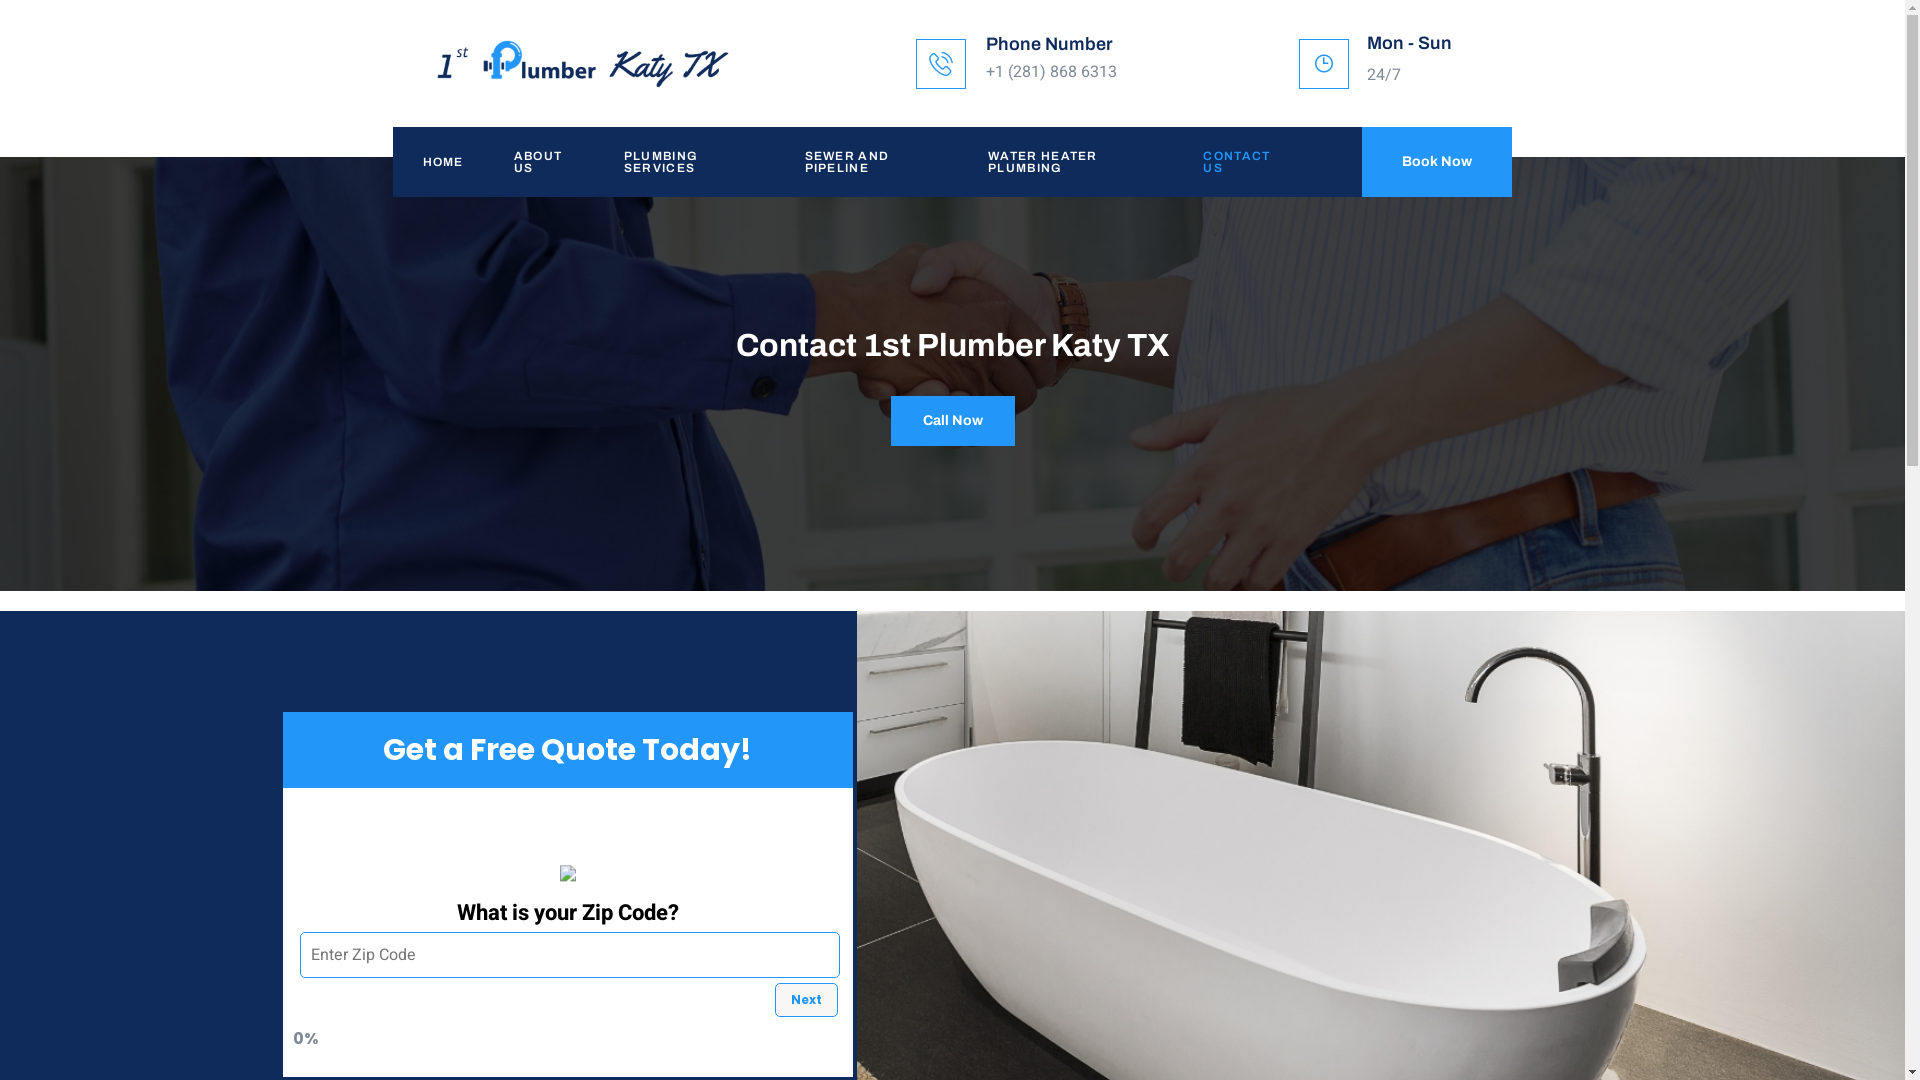 The width and height of the screenshot is (1920, 1080). Describe the element at coordinates (684, 161) in the screenshot. I see `'PLUMBING SERVICES'` at that location.